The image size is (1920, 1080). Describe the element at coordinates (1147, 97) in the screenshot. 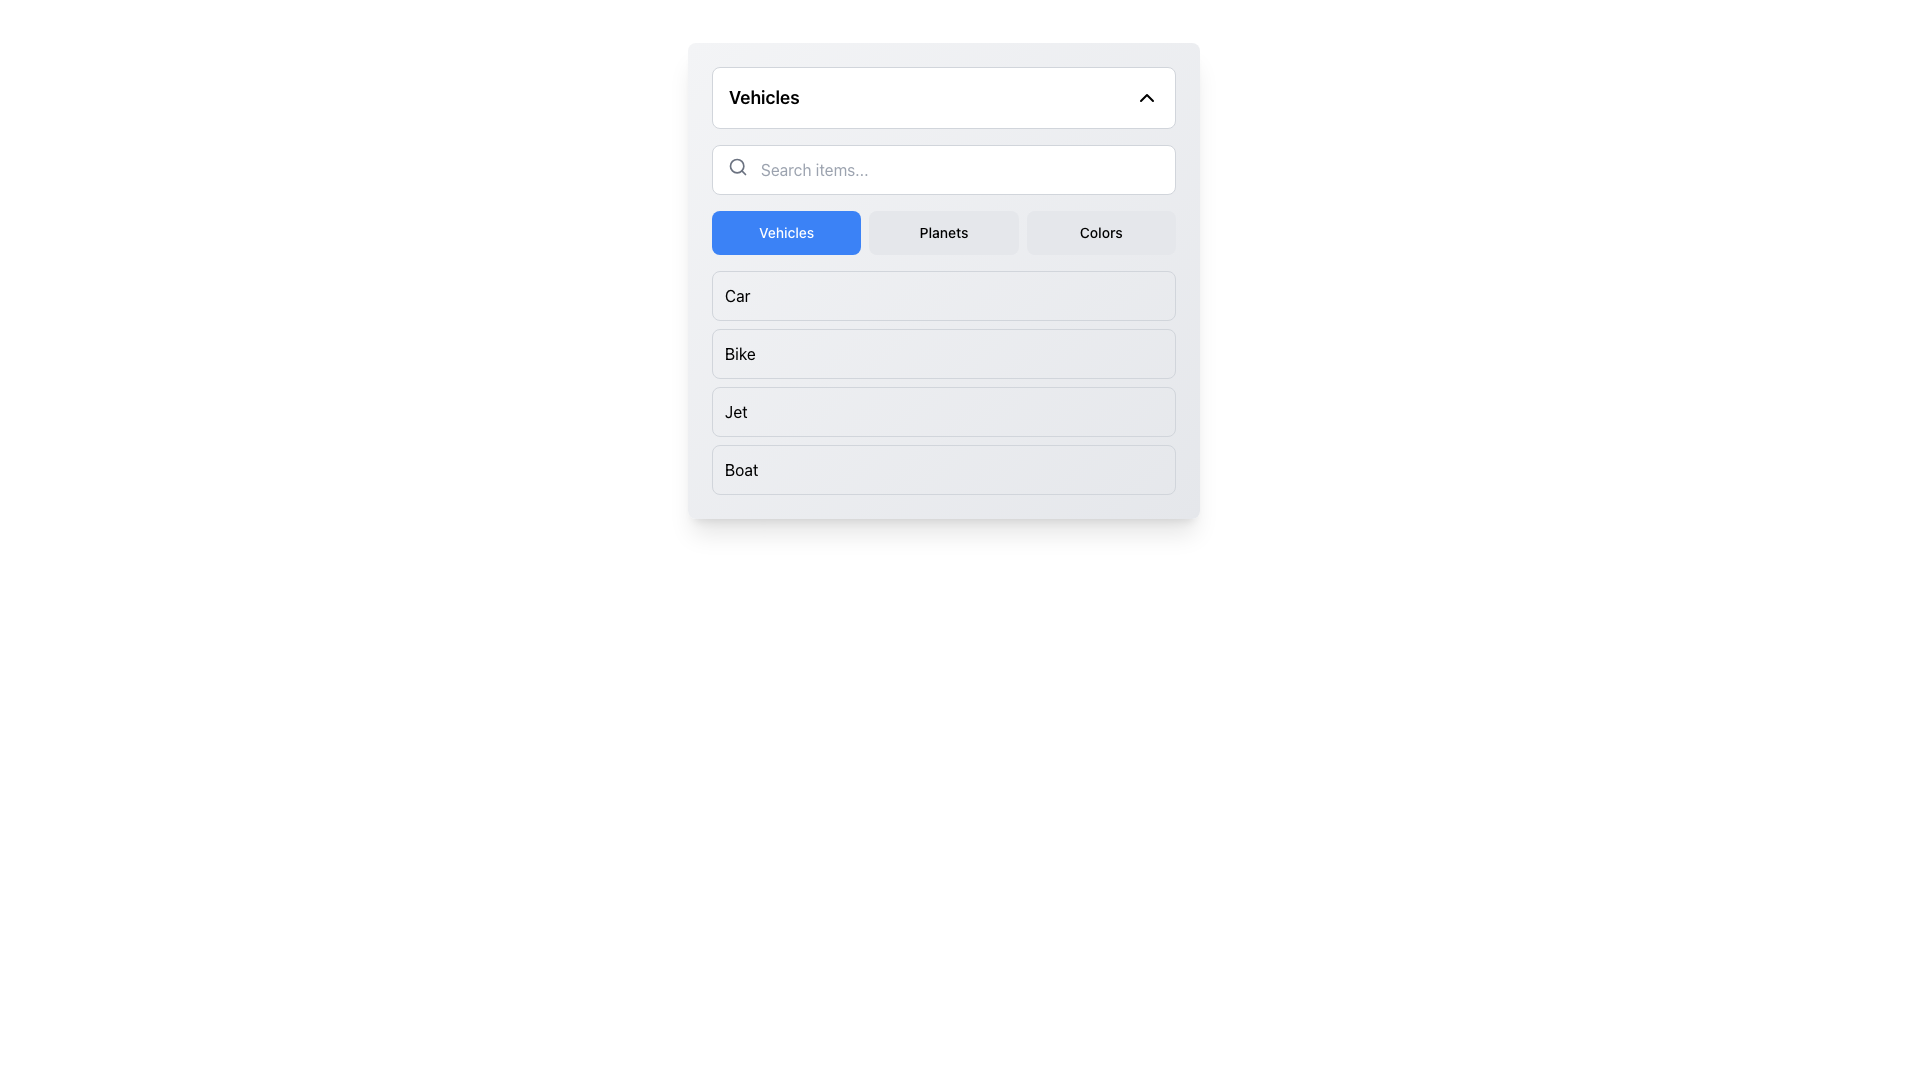

I see `the upward-pointing chevron icon located at the rightmost part of the 'Vehicles' dropdown header` at that location.